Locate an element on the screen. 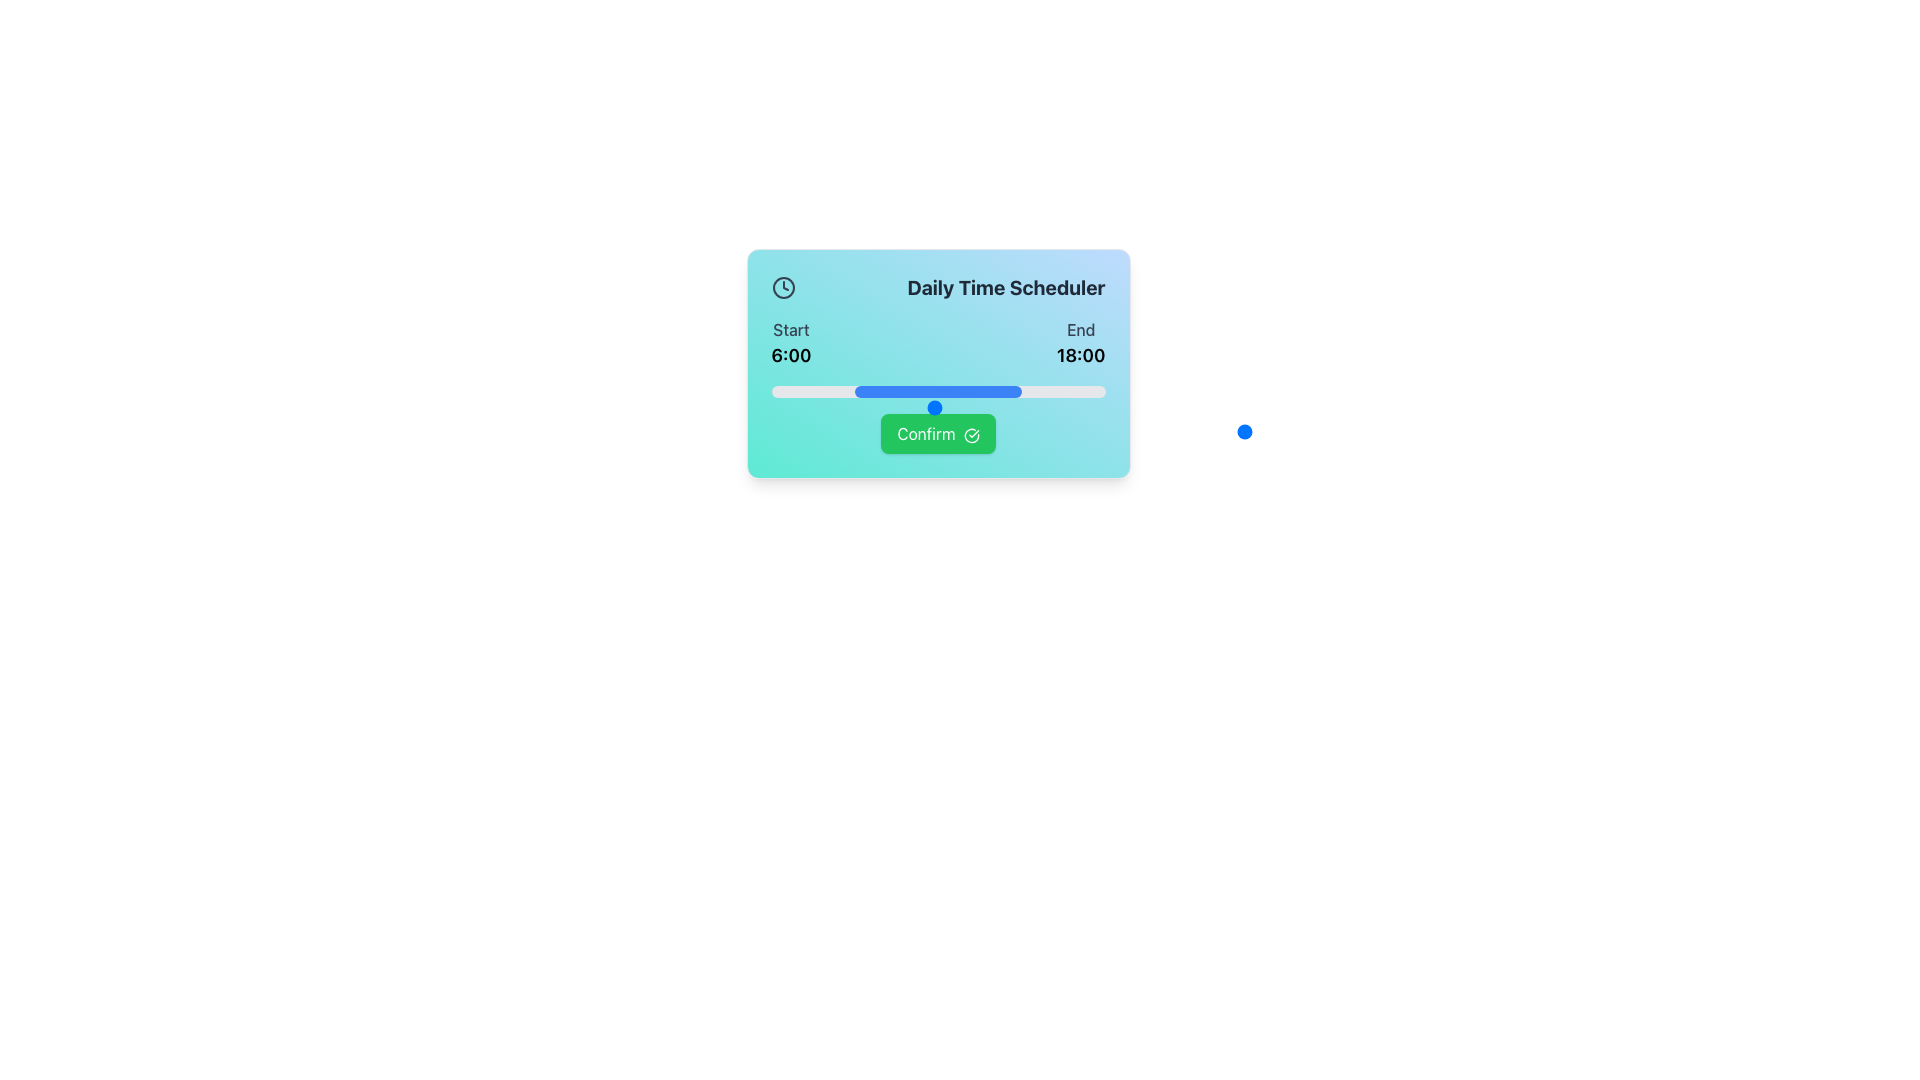 This screenshot has width=1920, height=1080. the bright green 'Confirm' button with rounded corners to observe any hover effects is located at coordinates (937, 433).